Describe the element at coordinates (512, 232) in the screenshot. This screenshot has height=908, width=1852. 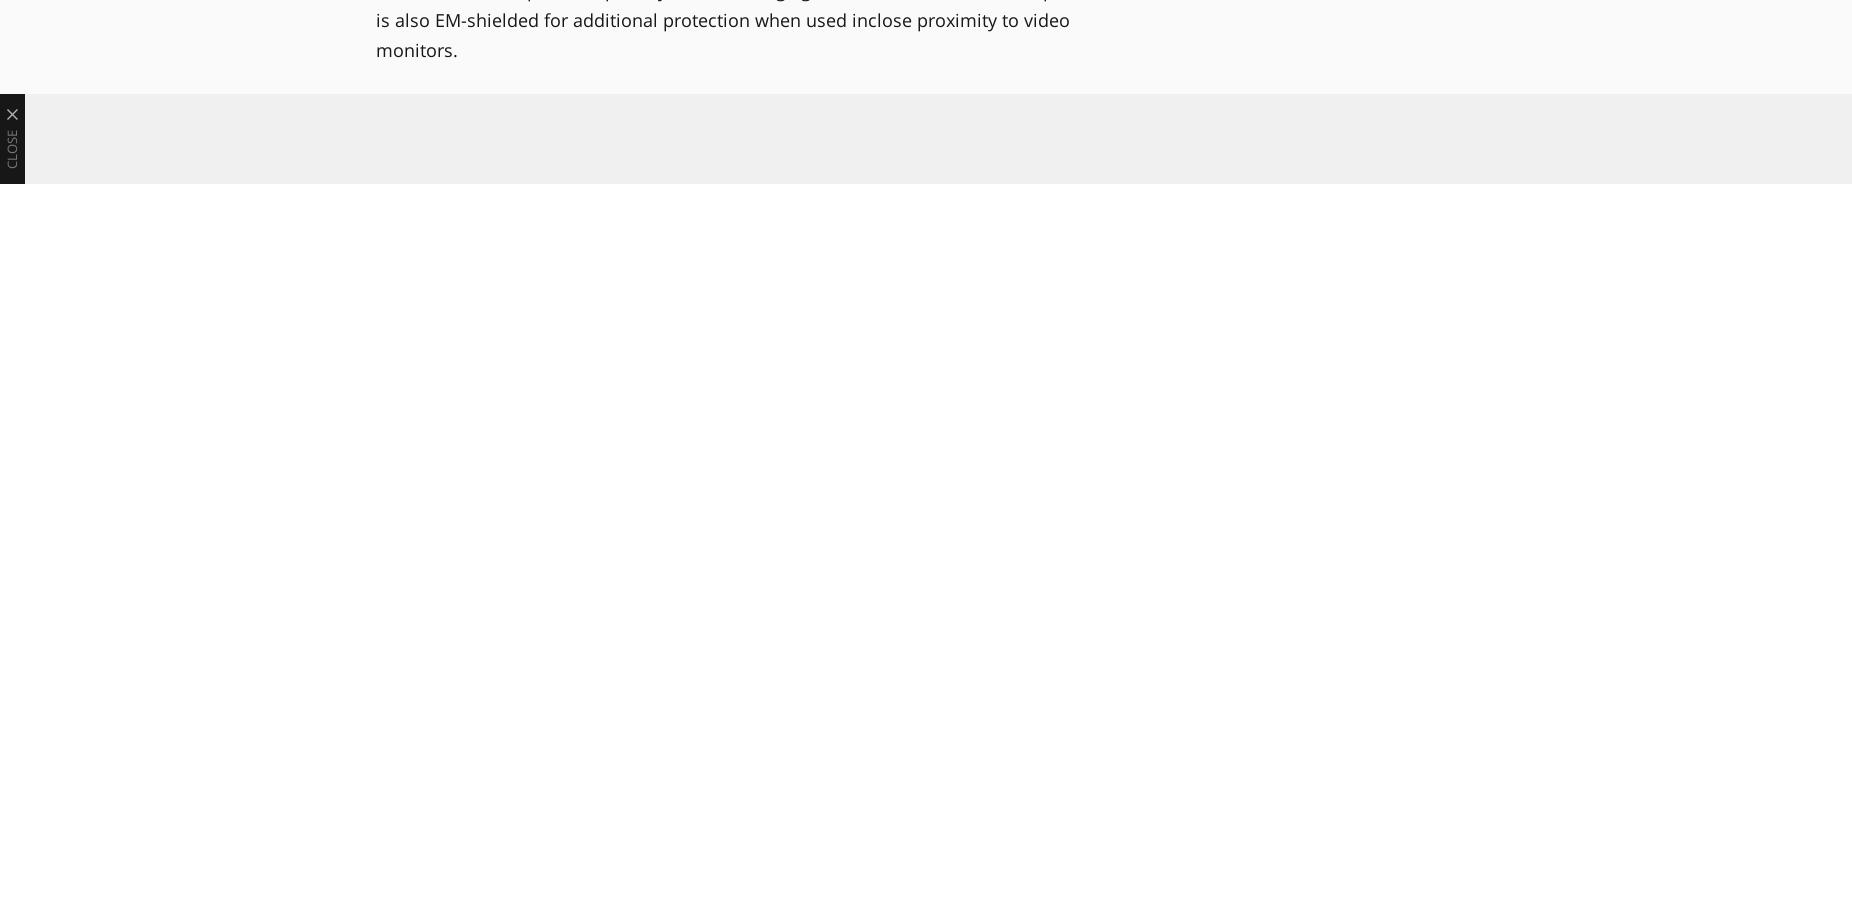
I see `'For more, visit Genelec online at'` at that location.